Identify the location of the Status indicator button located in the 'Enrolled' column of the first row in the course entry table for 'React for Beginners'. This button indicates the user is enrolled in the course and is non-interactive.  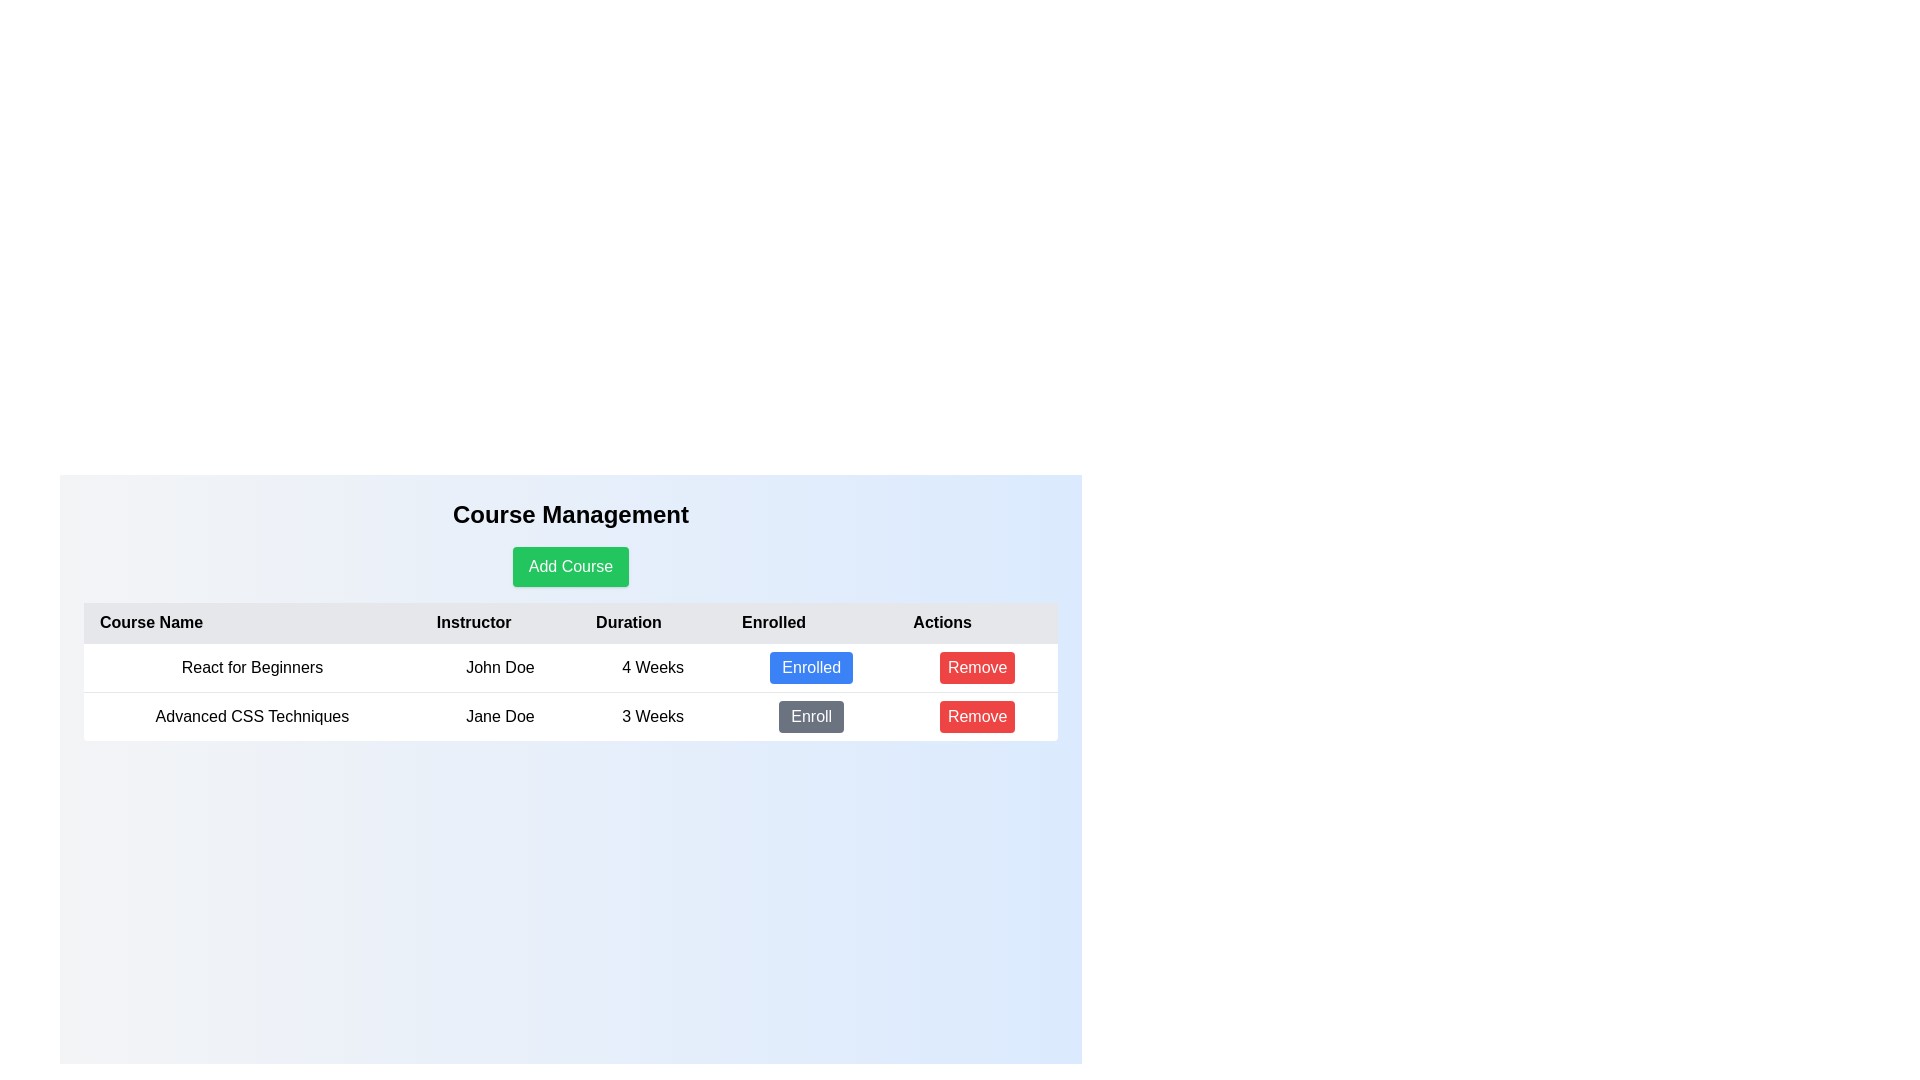
(811, 667).